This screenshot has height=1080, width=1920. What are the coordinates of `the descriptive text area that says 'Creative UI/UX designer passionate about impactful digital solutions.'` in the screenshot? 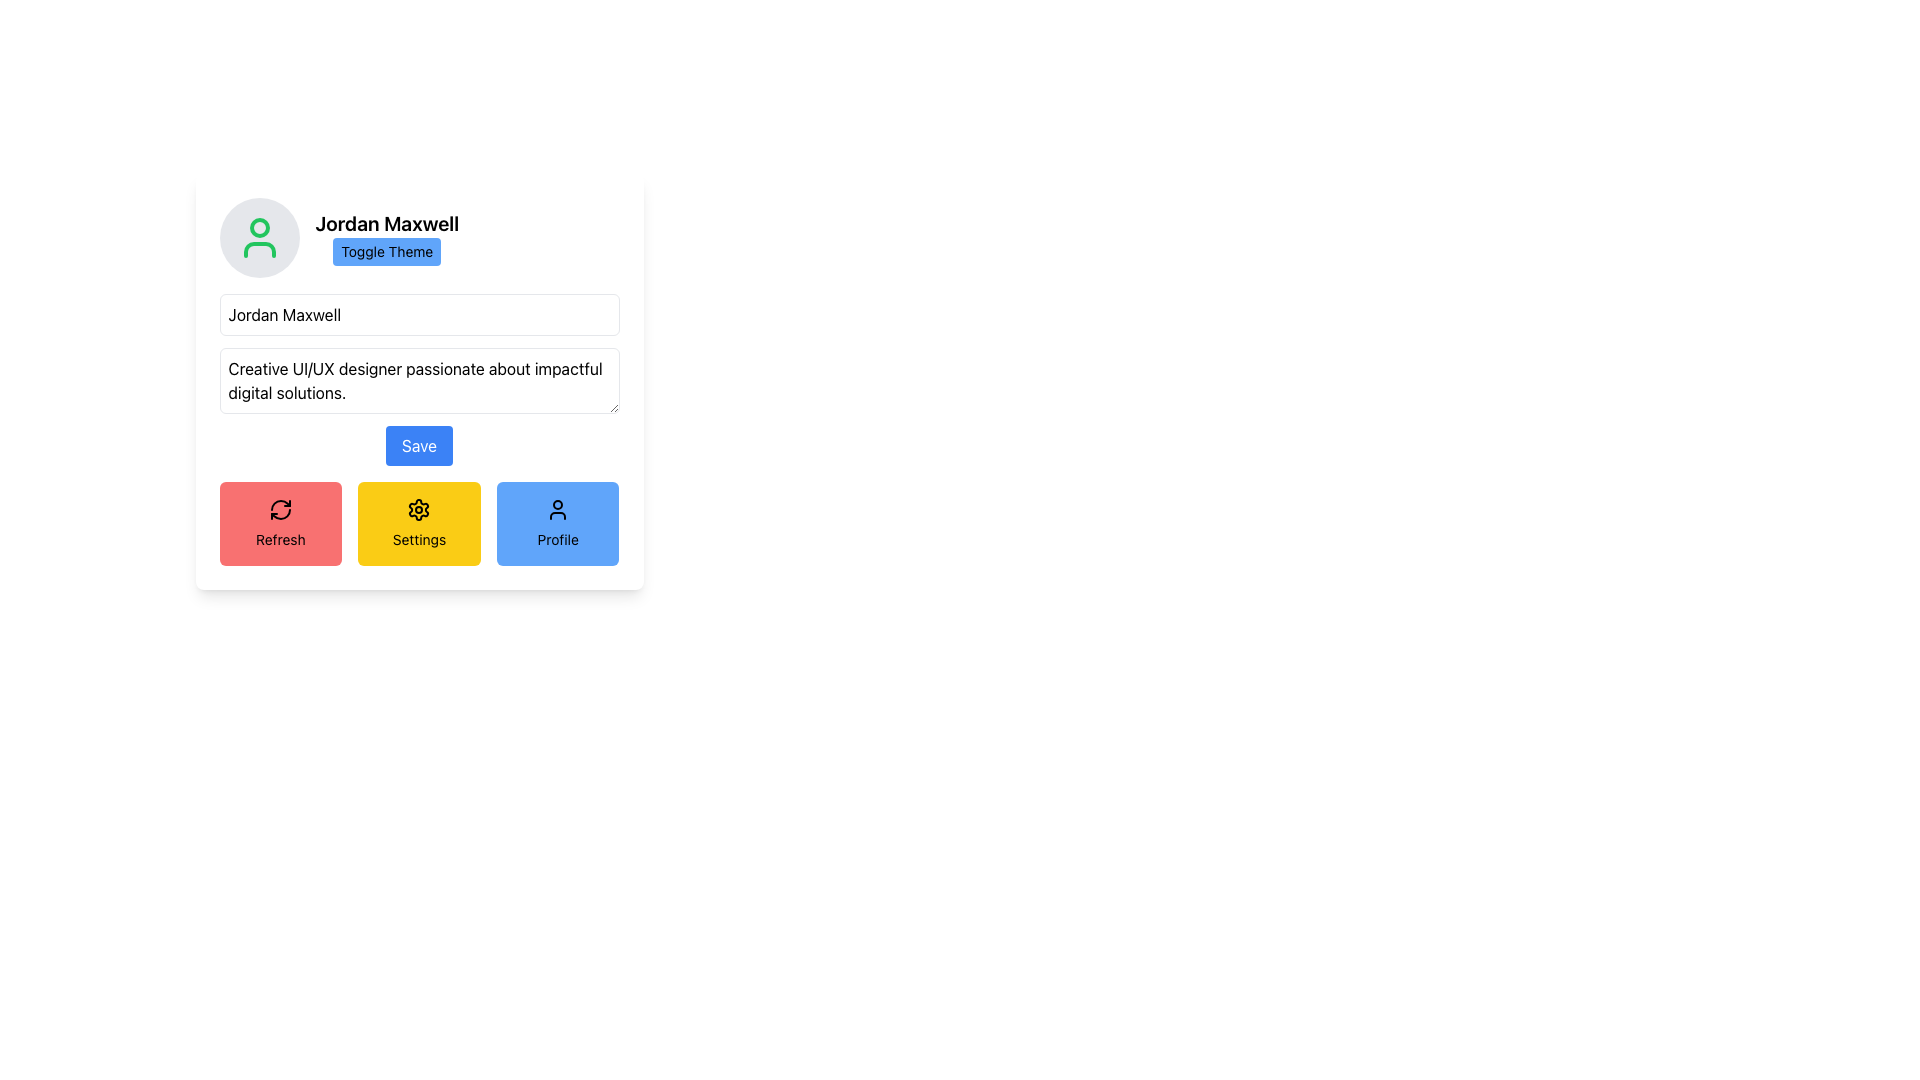 It's located at (418, 380).